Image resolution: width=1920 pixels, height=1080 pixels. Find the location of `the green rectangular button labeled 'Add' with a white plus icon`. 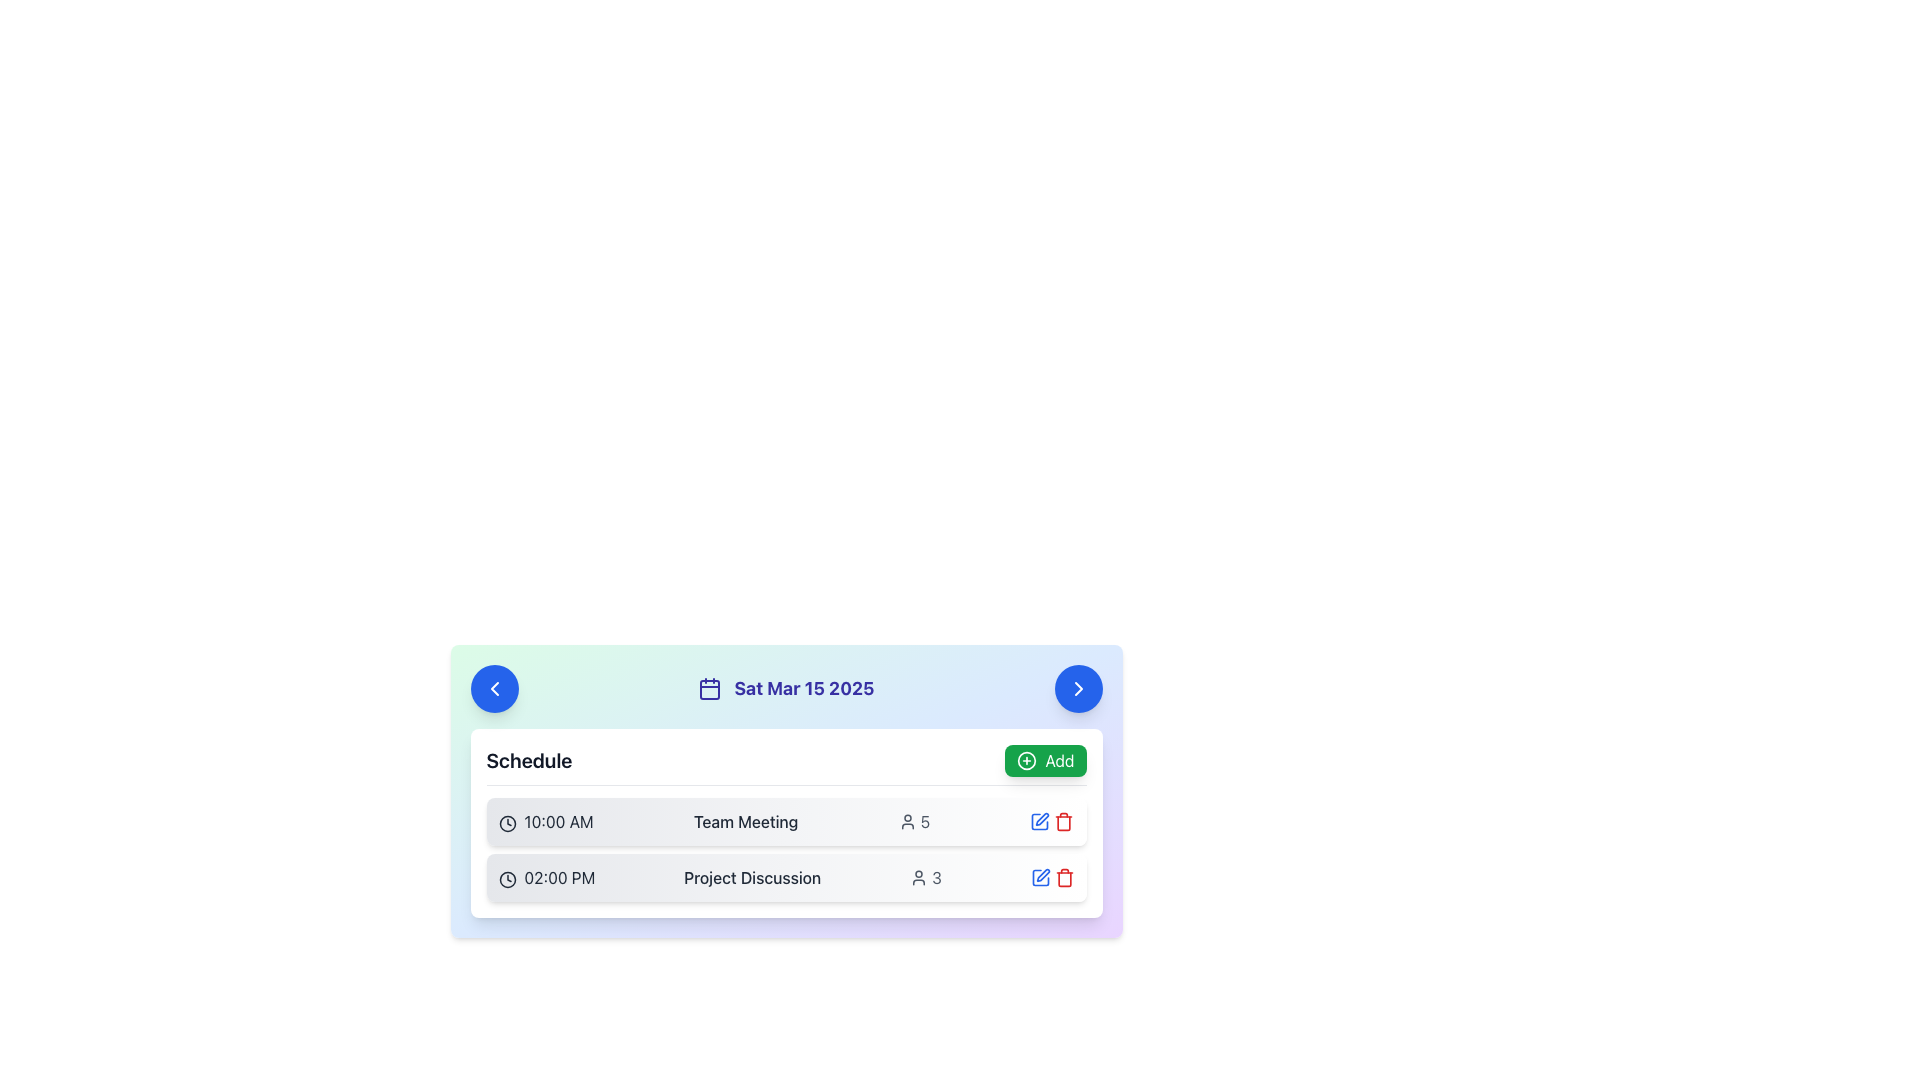

the green rectangular button labeled 'Add' with a white plus icon is located at coordinates (1045, 760).